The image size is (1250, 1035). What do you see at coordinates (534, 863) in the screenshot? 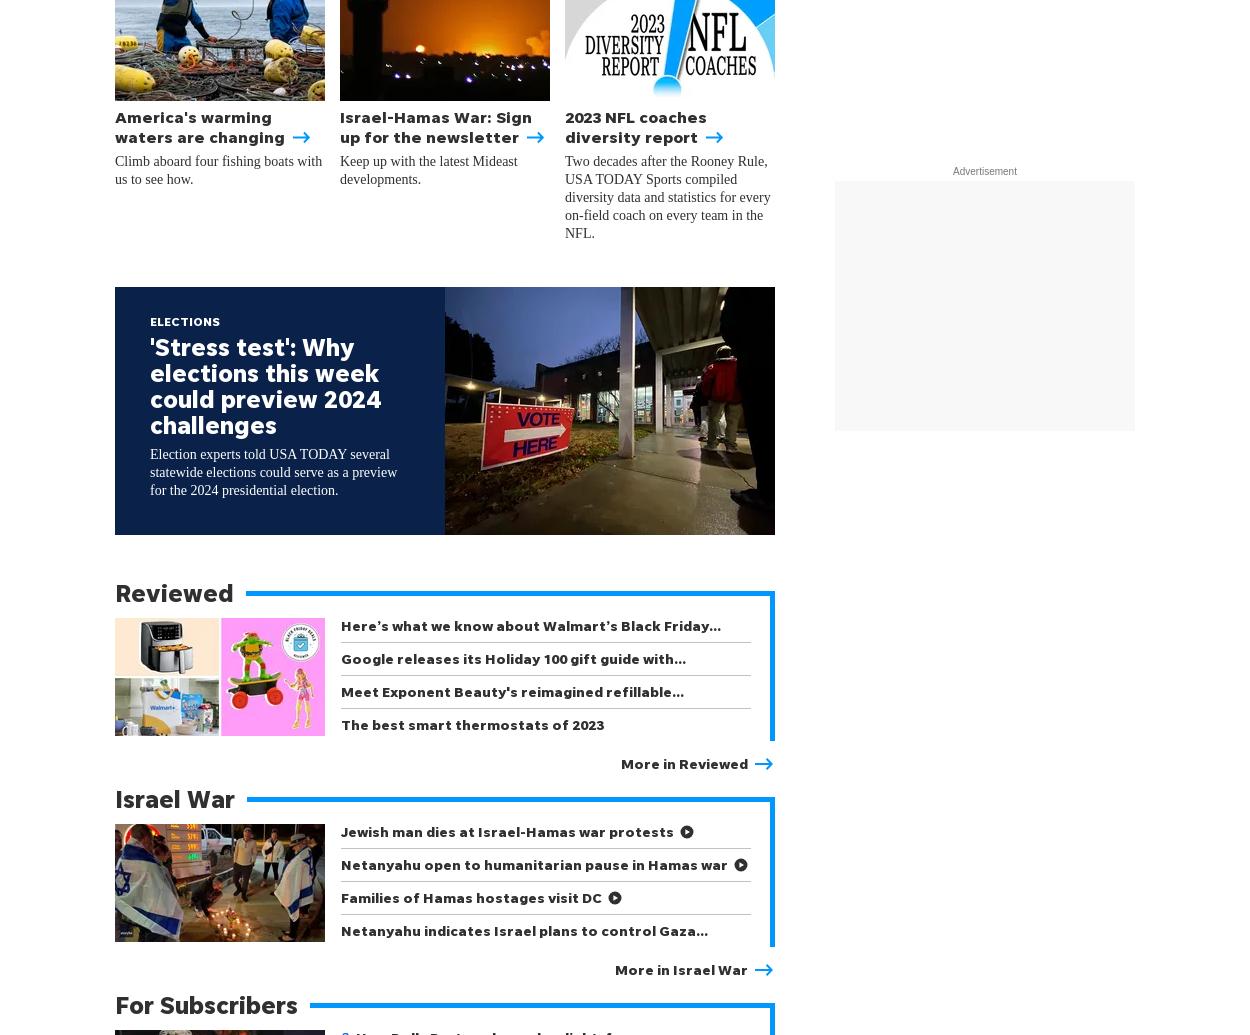
I see `'Netanyahu open to humanitarian pause in Hamas war'` at bounding box center [534, 863].